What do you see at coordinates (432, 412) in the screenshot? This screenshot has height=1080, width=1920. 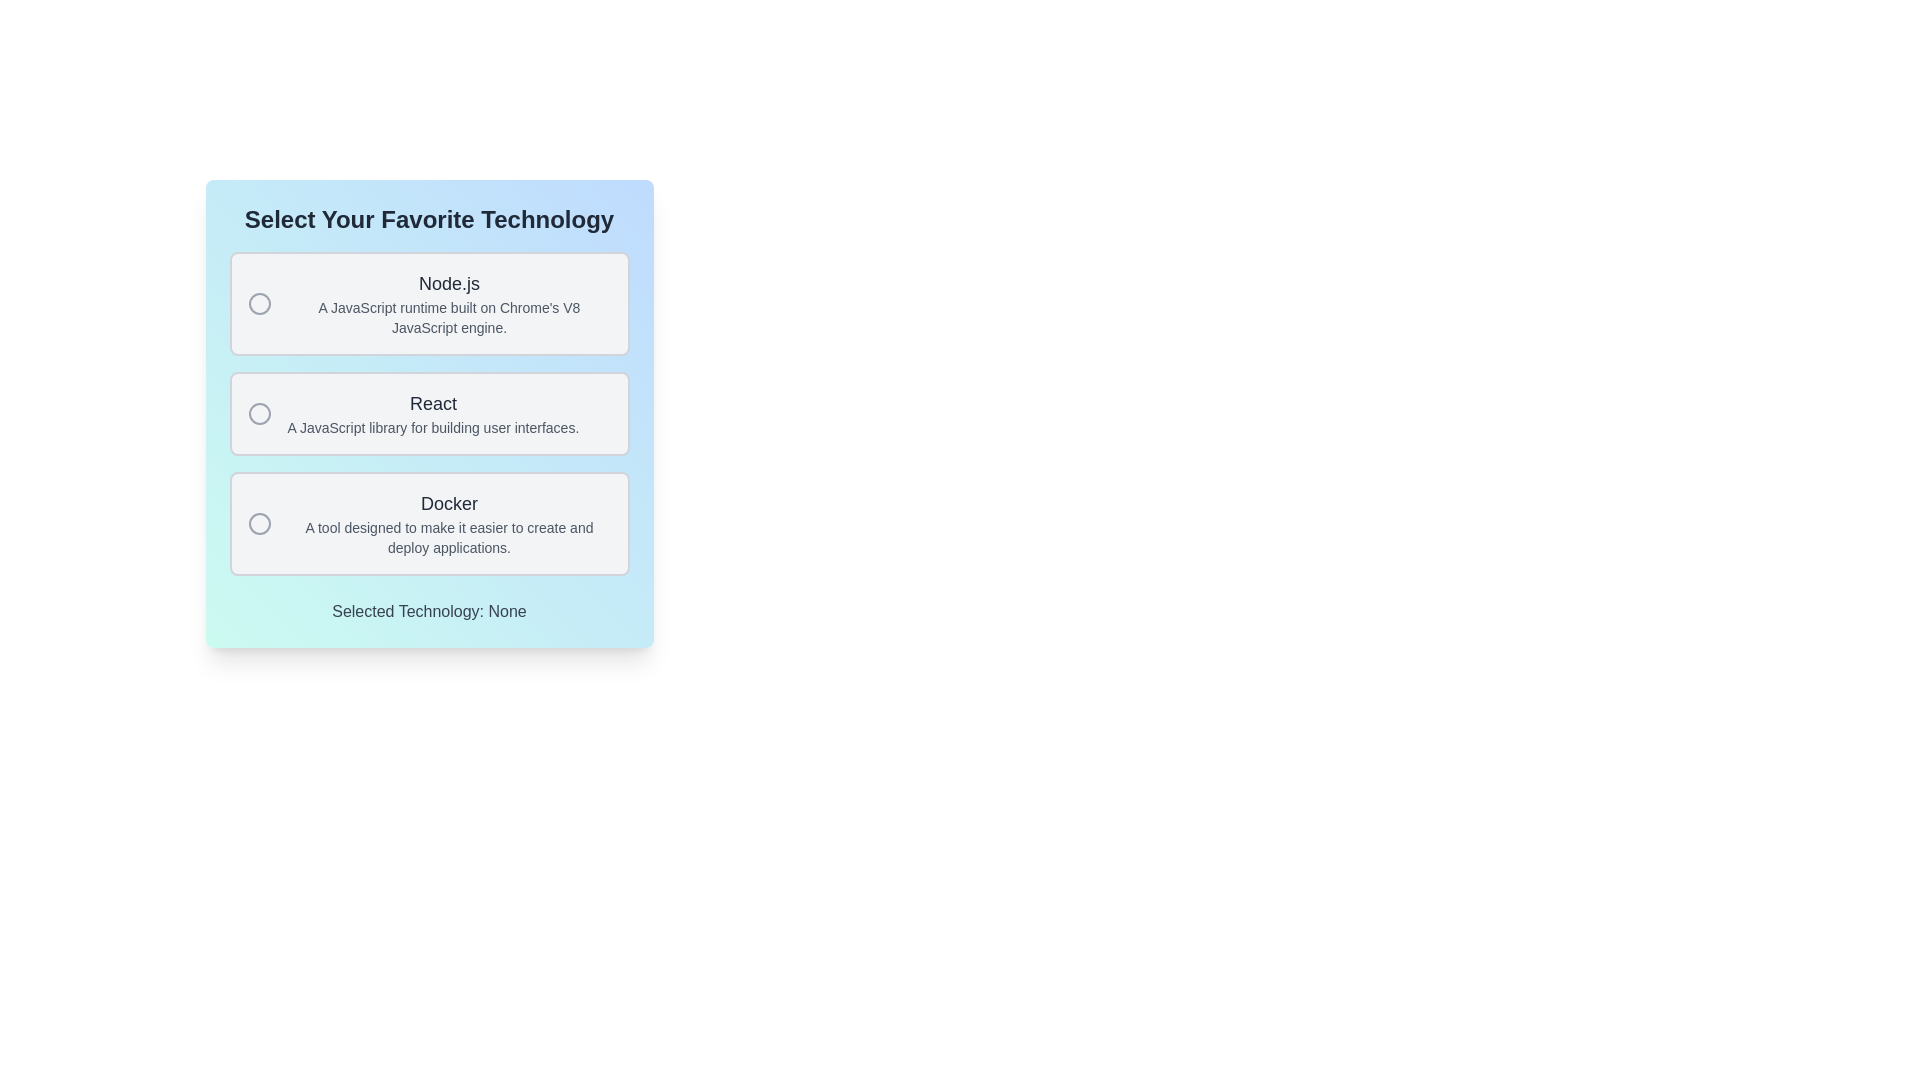 I see `the second item in the vertically arranged list of technologies, which provides descriptive information about React technology` at bounding box center [432, 412].